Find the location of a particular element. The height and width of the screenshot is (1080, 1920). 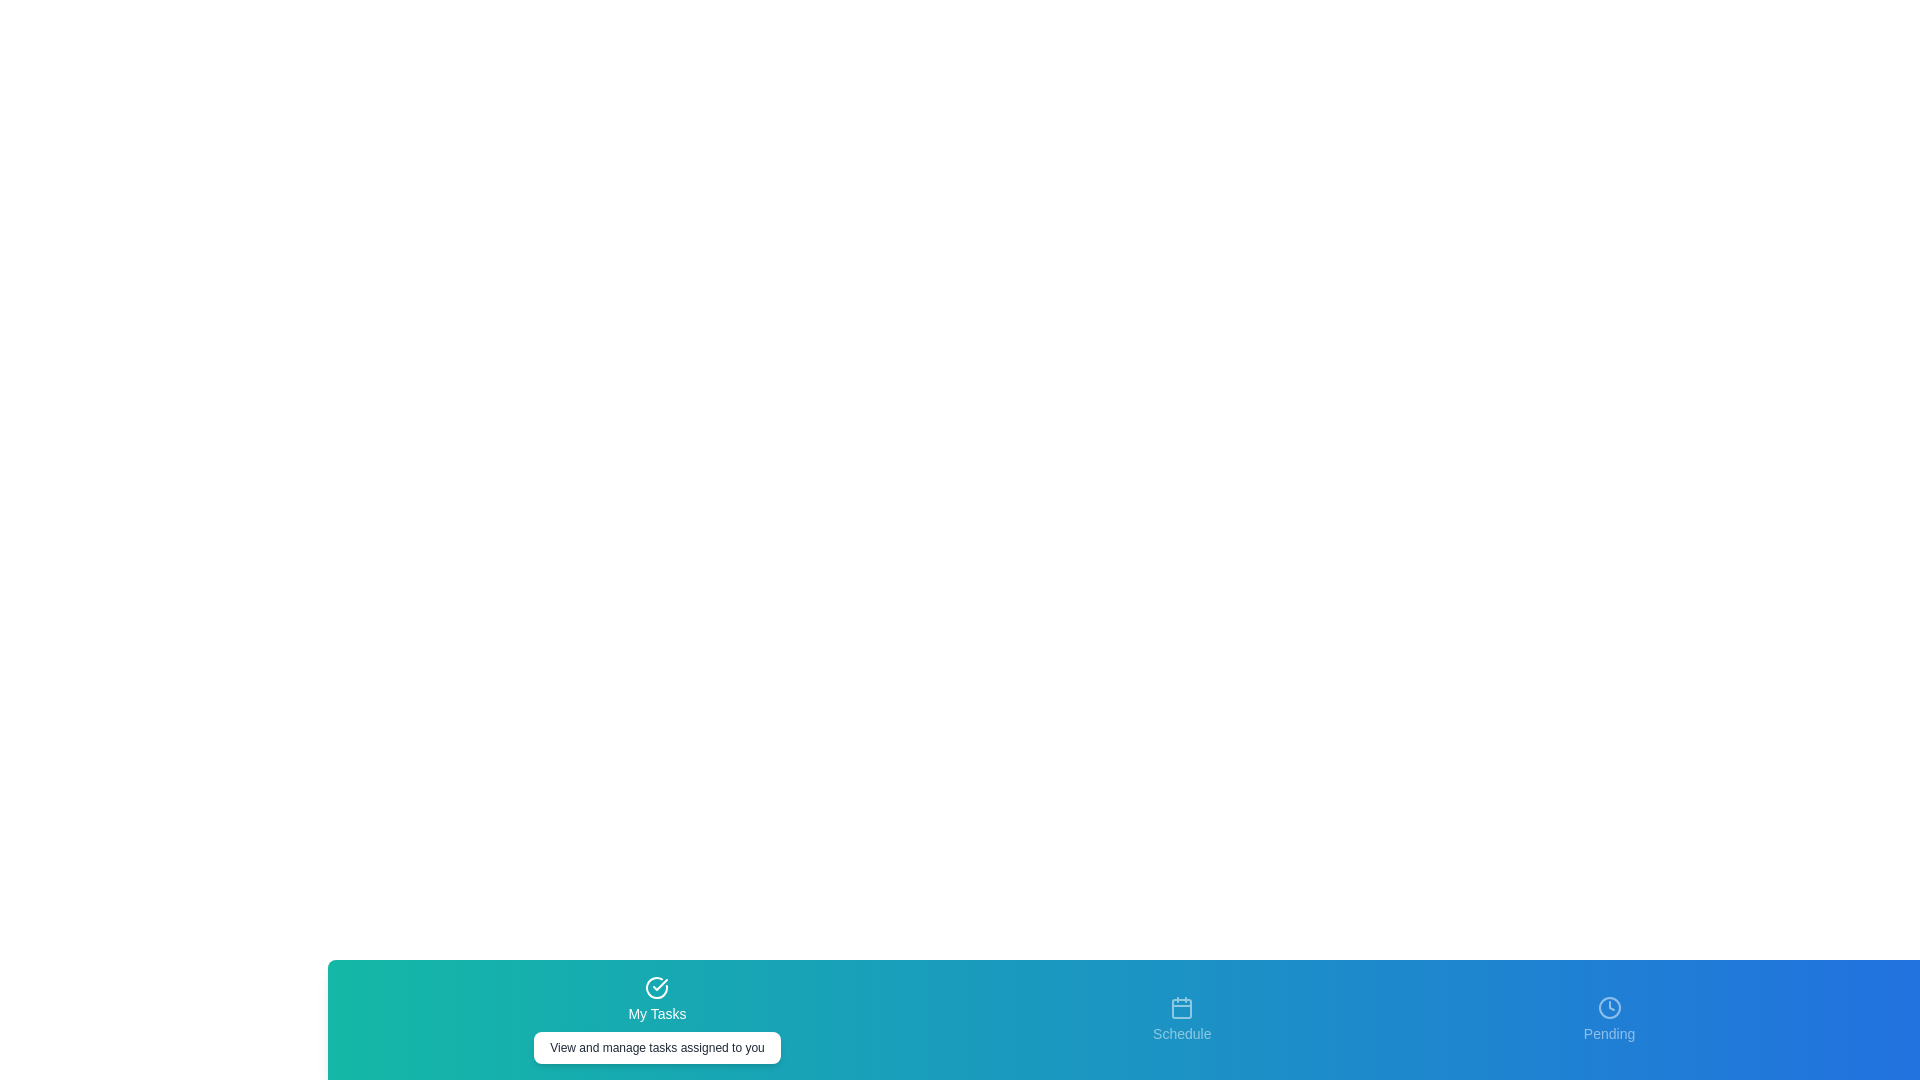

the tab labeled My Tasks to see its hover effect is located at coordinates (657, 1019).